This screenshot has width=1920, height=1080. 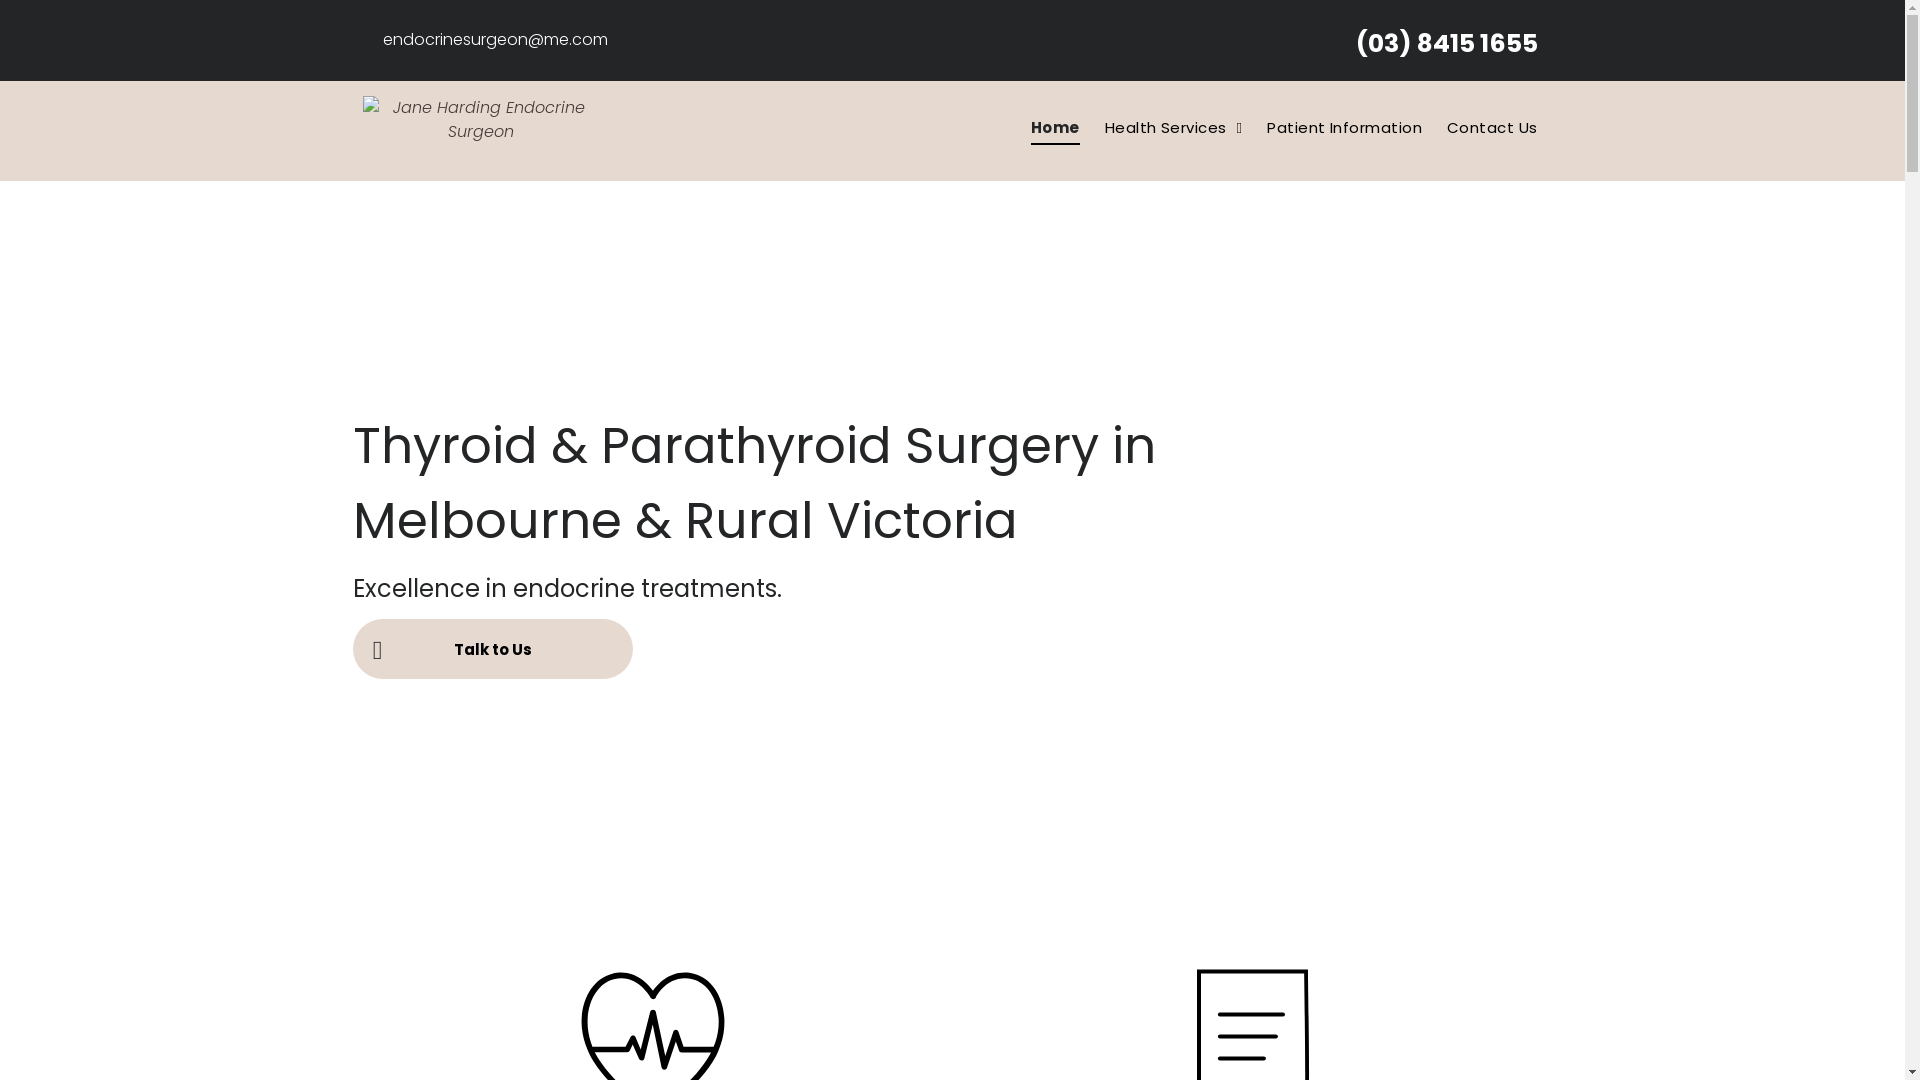 I want to click on 'Patient Information', so click(x=1331, y=128).